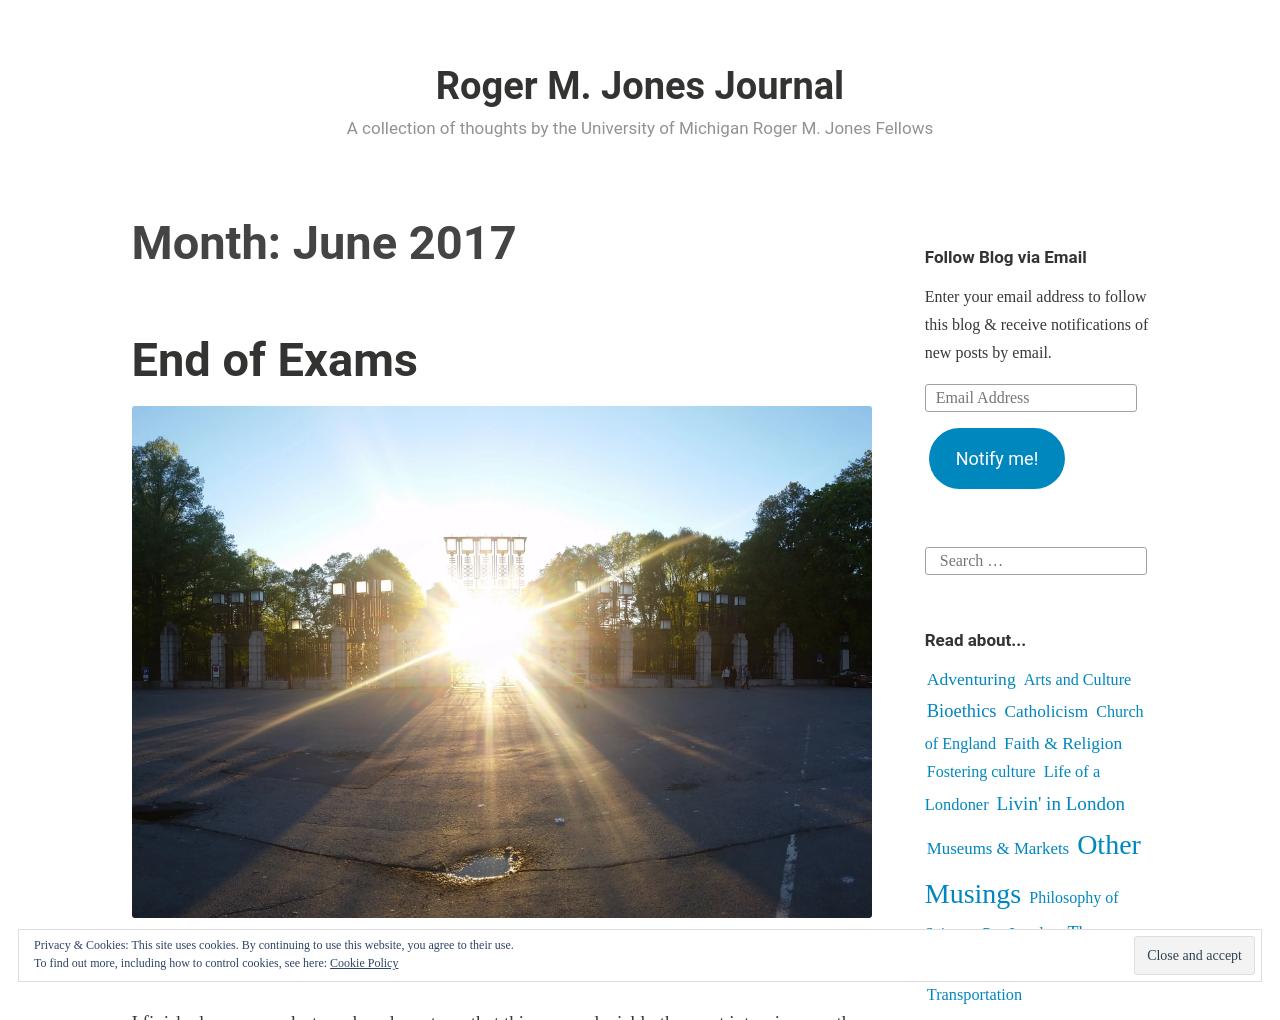 This screenshot has width=1280, height=1020. I want to click on 'Museums & Markets', so click(997, 848).